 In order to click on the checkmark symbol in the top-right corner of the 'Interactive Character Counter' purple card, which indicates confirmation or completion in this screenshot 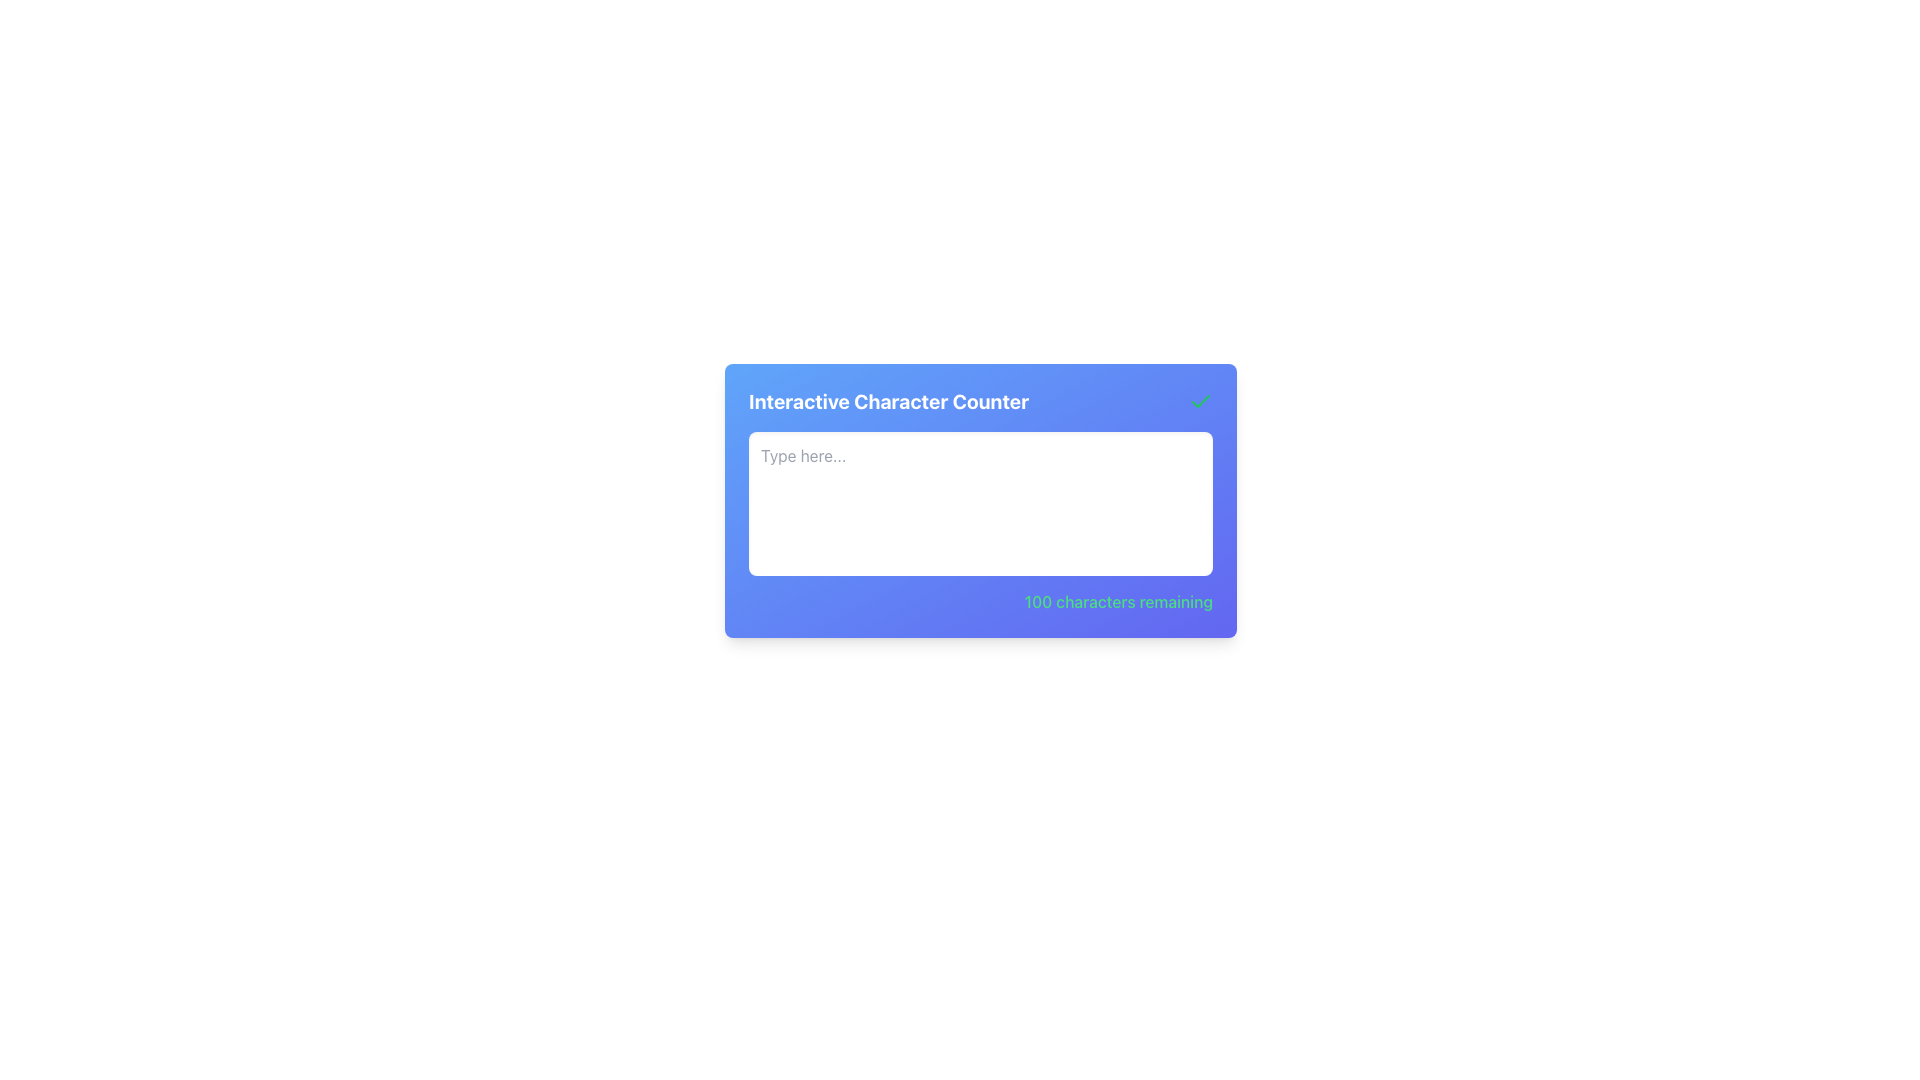, I will do `click(1200, 401)`.